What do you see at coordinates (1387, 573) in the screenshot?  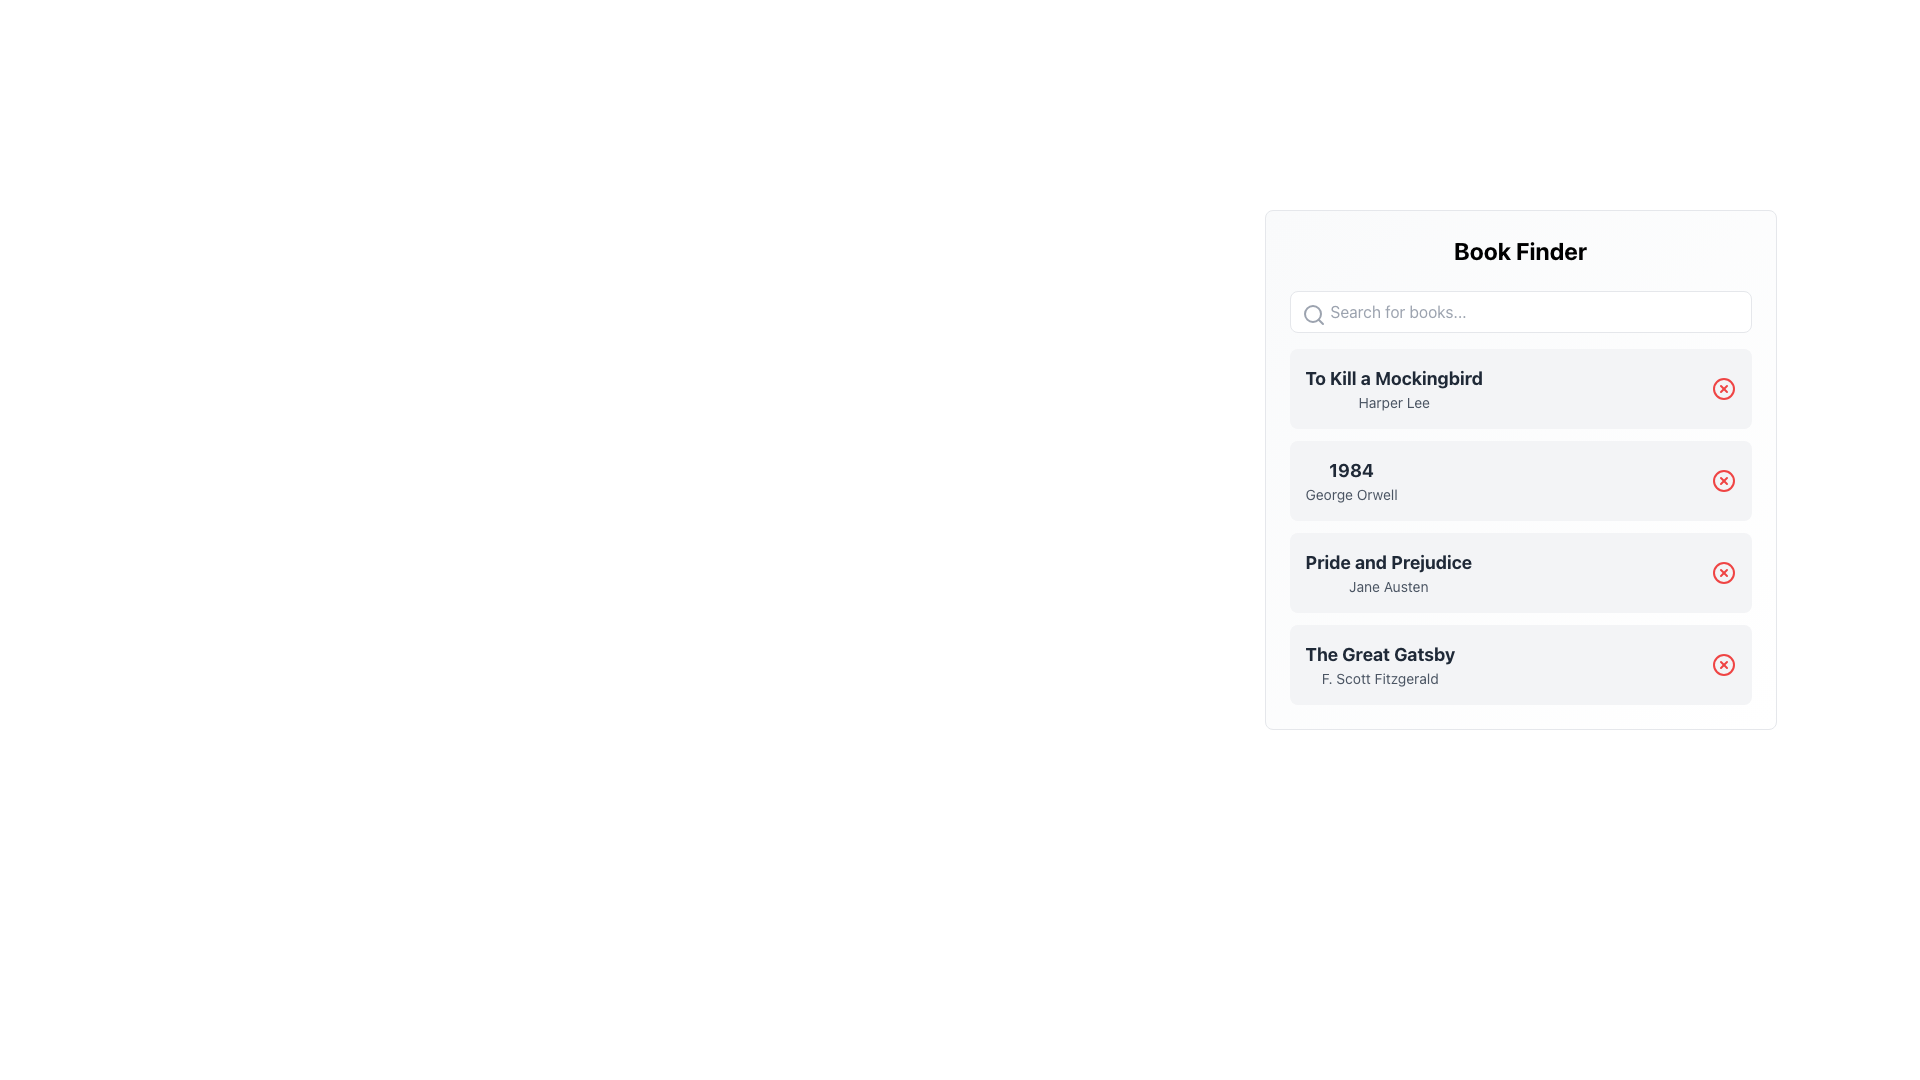 I see `information displayed in the text element showing 'Pride and Prejudice' by 'Jane Austen', which is located in the third entry of the book selection interface` at bounding box center [1387, 573].